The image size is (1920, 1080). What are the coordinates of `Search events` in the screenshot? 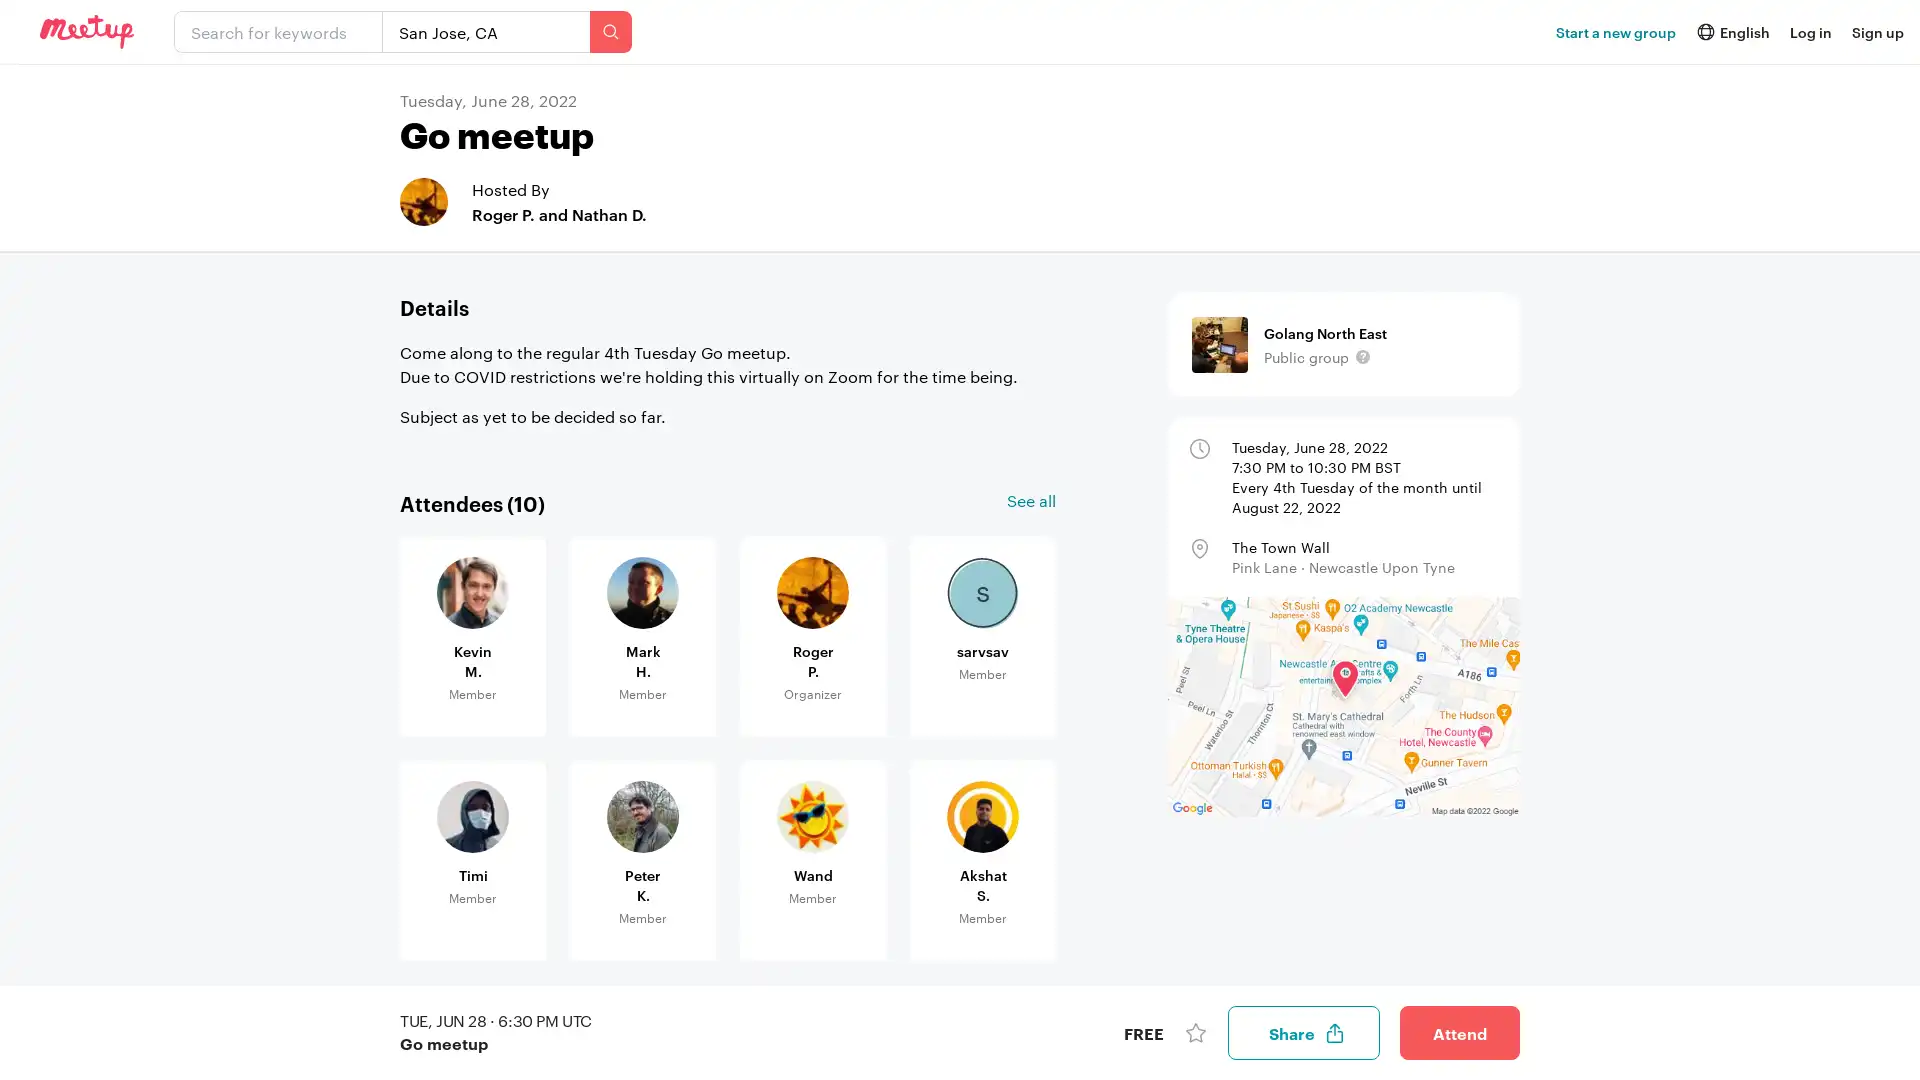 It's located at (609, 31).